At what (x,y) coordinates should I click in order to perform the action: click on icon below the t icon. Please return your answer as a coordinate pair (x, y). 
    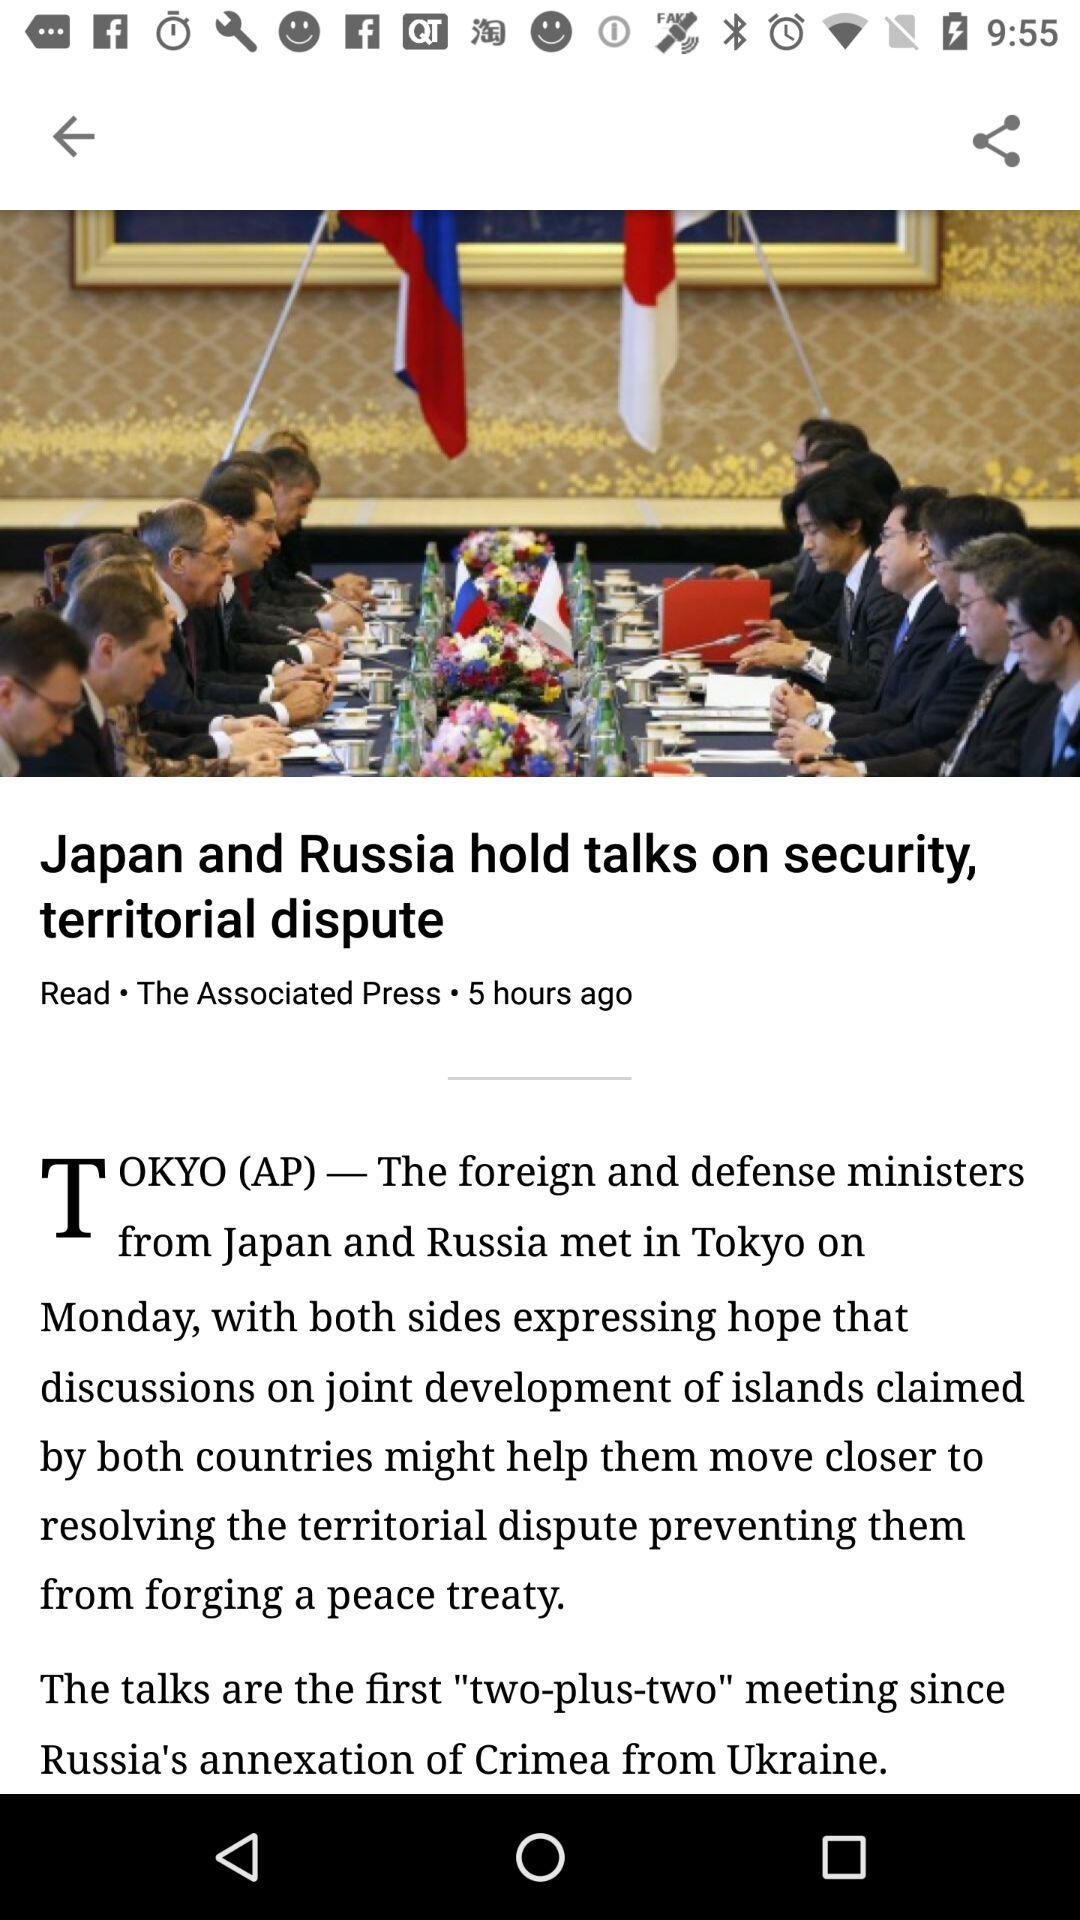
    Looking at the image, I should click on (540, 1454).